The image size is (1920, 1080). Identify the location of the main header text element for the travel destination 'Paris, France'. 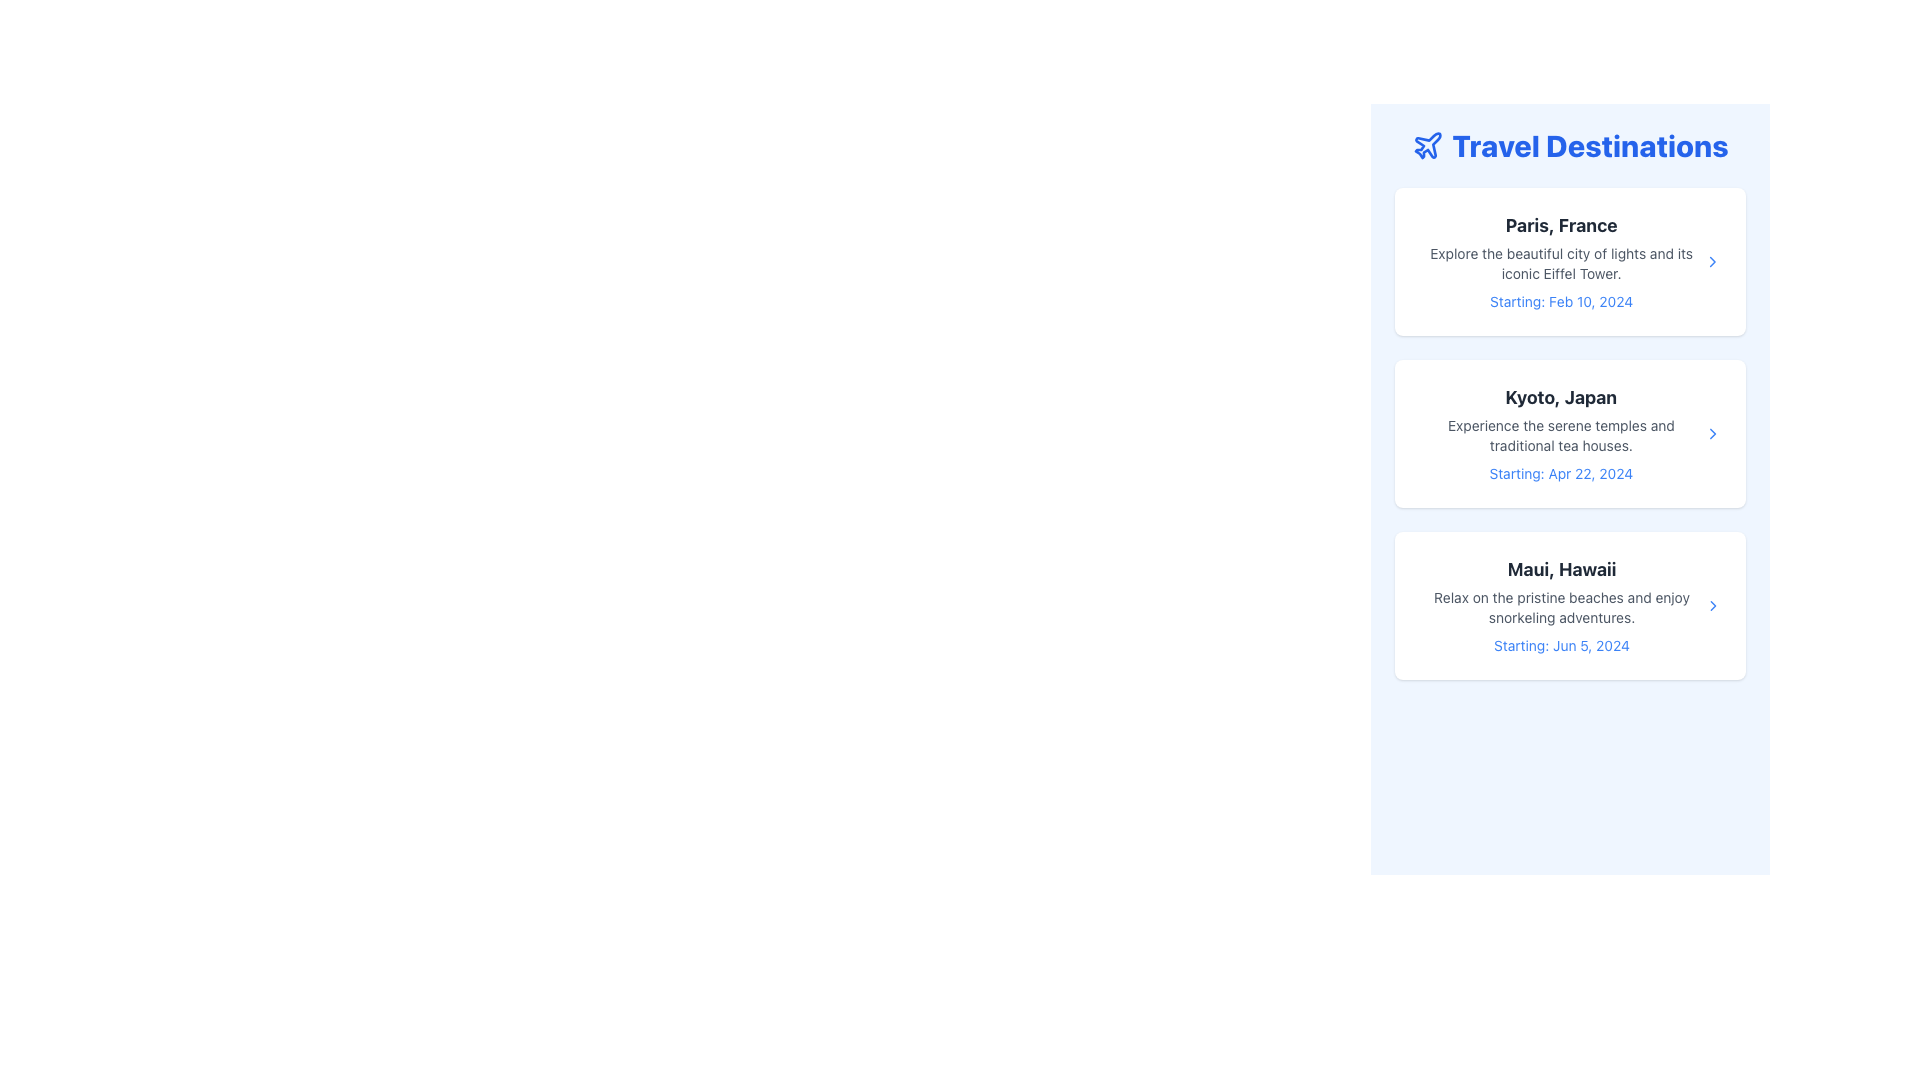
(1560, 225).